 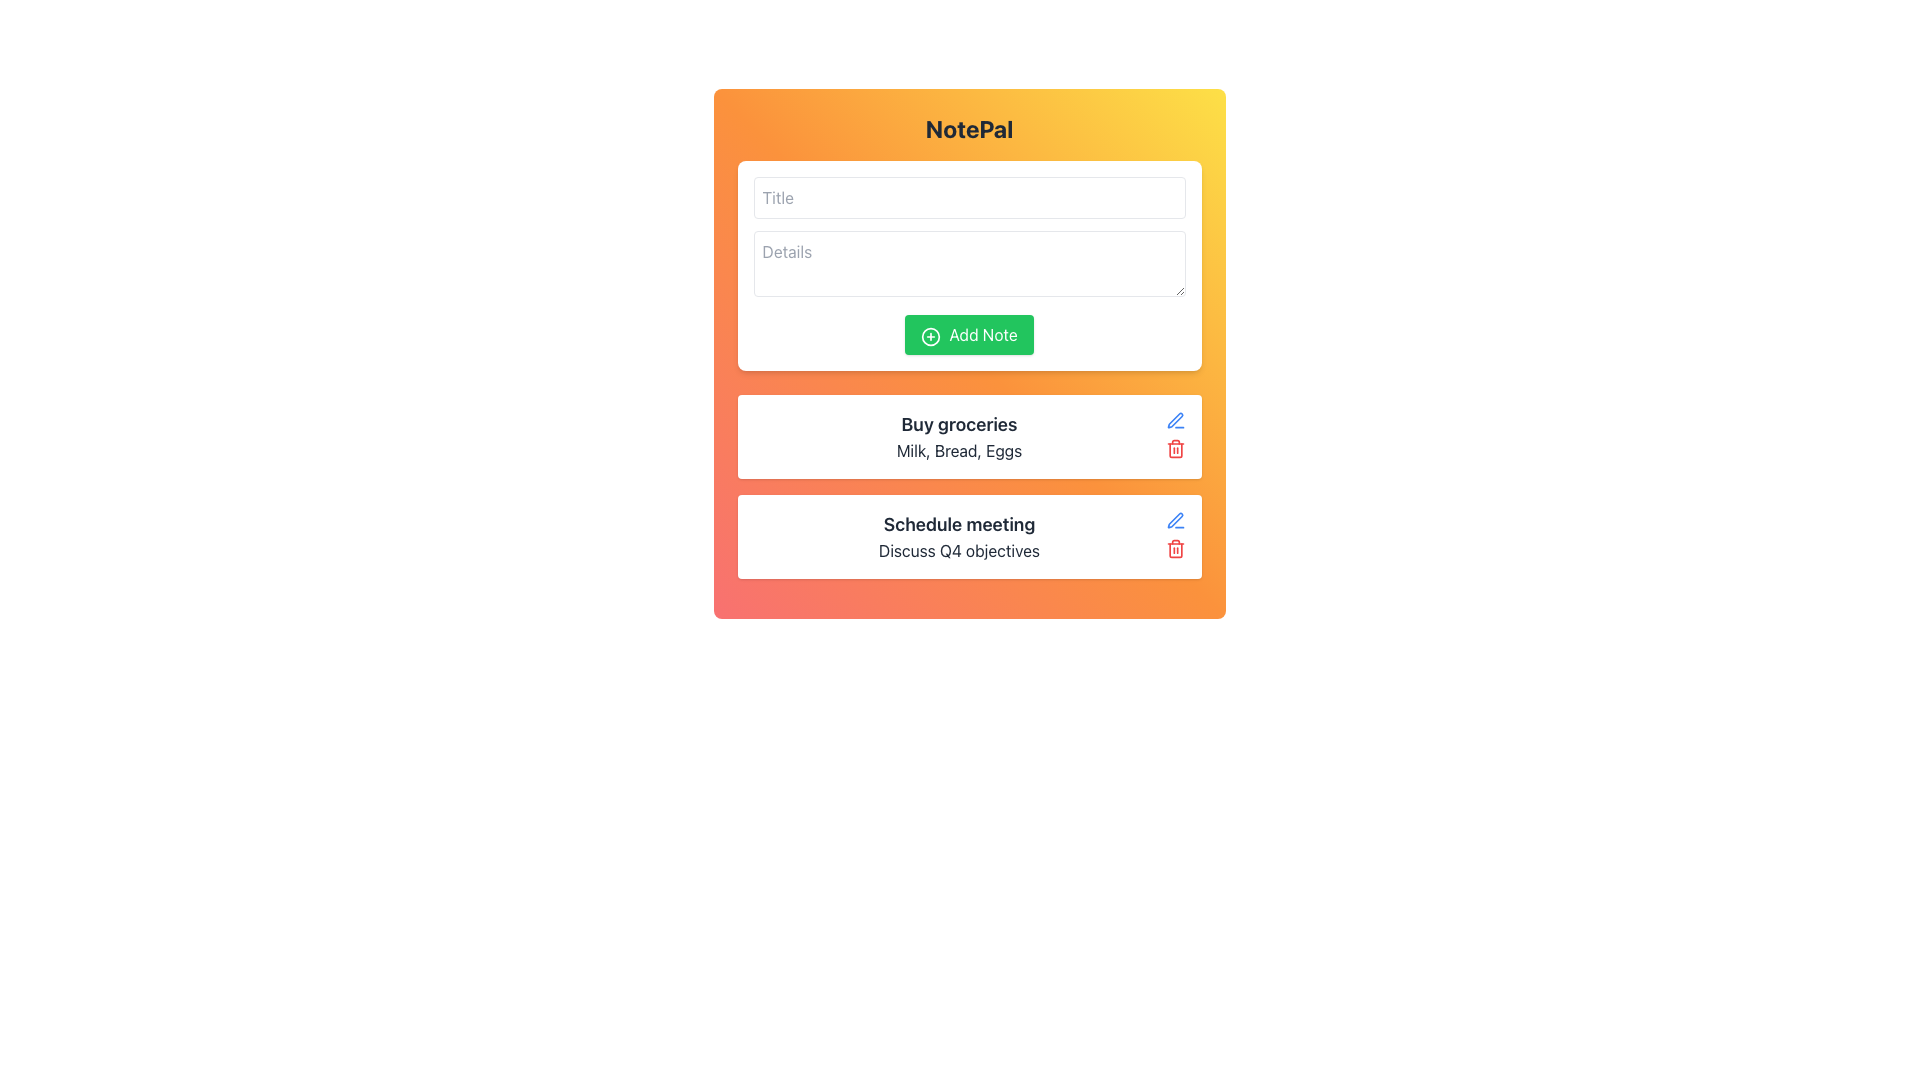 I want to click on the 'Add Note' button, which is centrally located below the input fields for 'Title' and 'Details', so click(x=969, y=334).